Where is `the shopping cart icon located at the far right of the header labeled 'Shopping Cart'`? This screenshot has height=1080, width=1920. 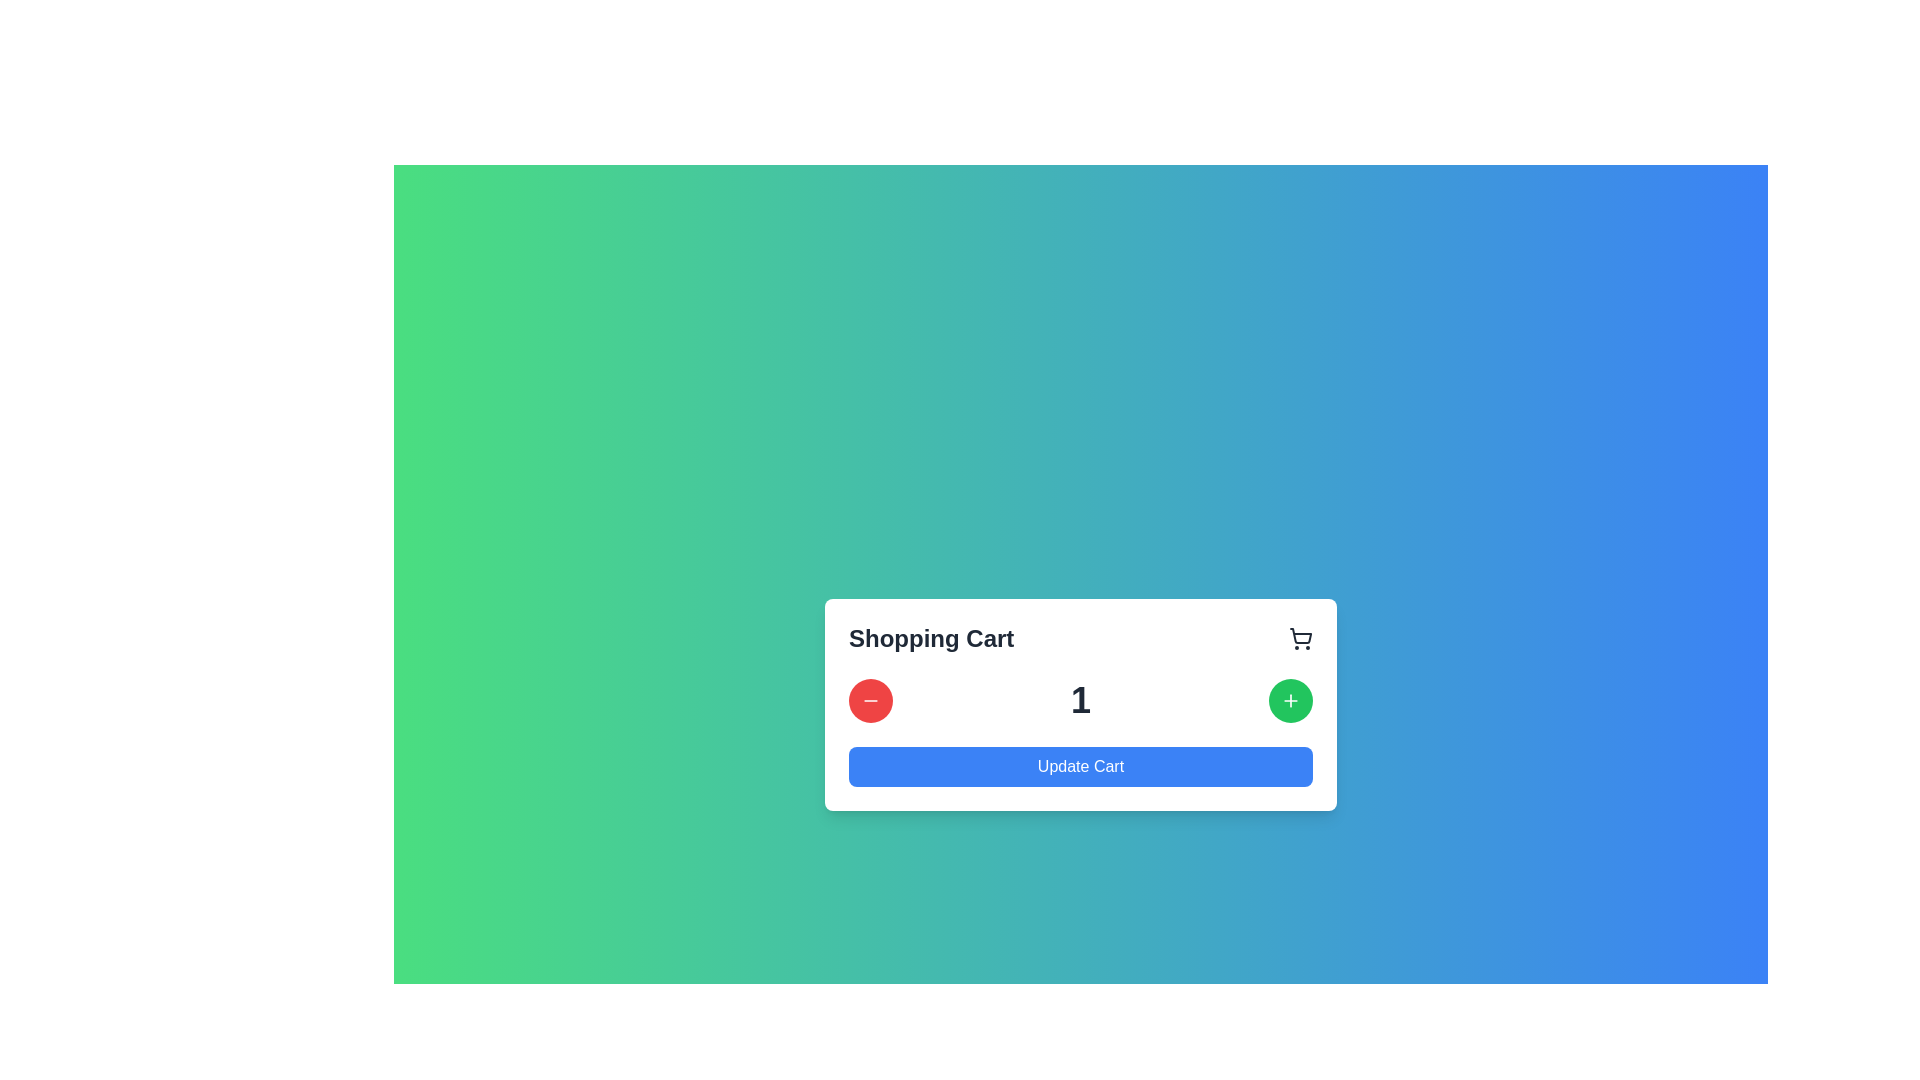 the shopping cart icon located at the far right of the header labeled 'Shopping Cart' is located at coordinates (1300, 639).